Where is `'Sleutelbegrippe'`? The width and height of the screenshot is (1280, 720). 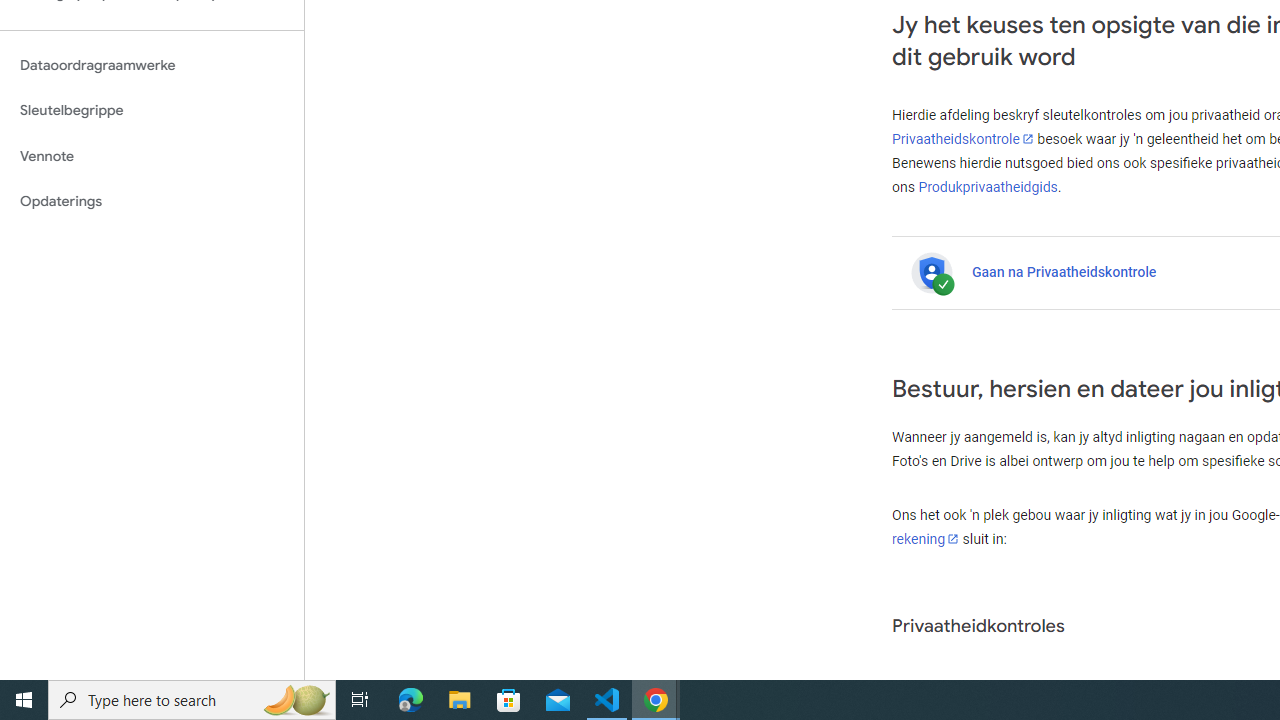 'Sleutelbegrippe' is located at coordinates (151, 110).